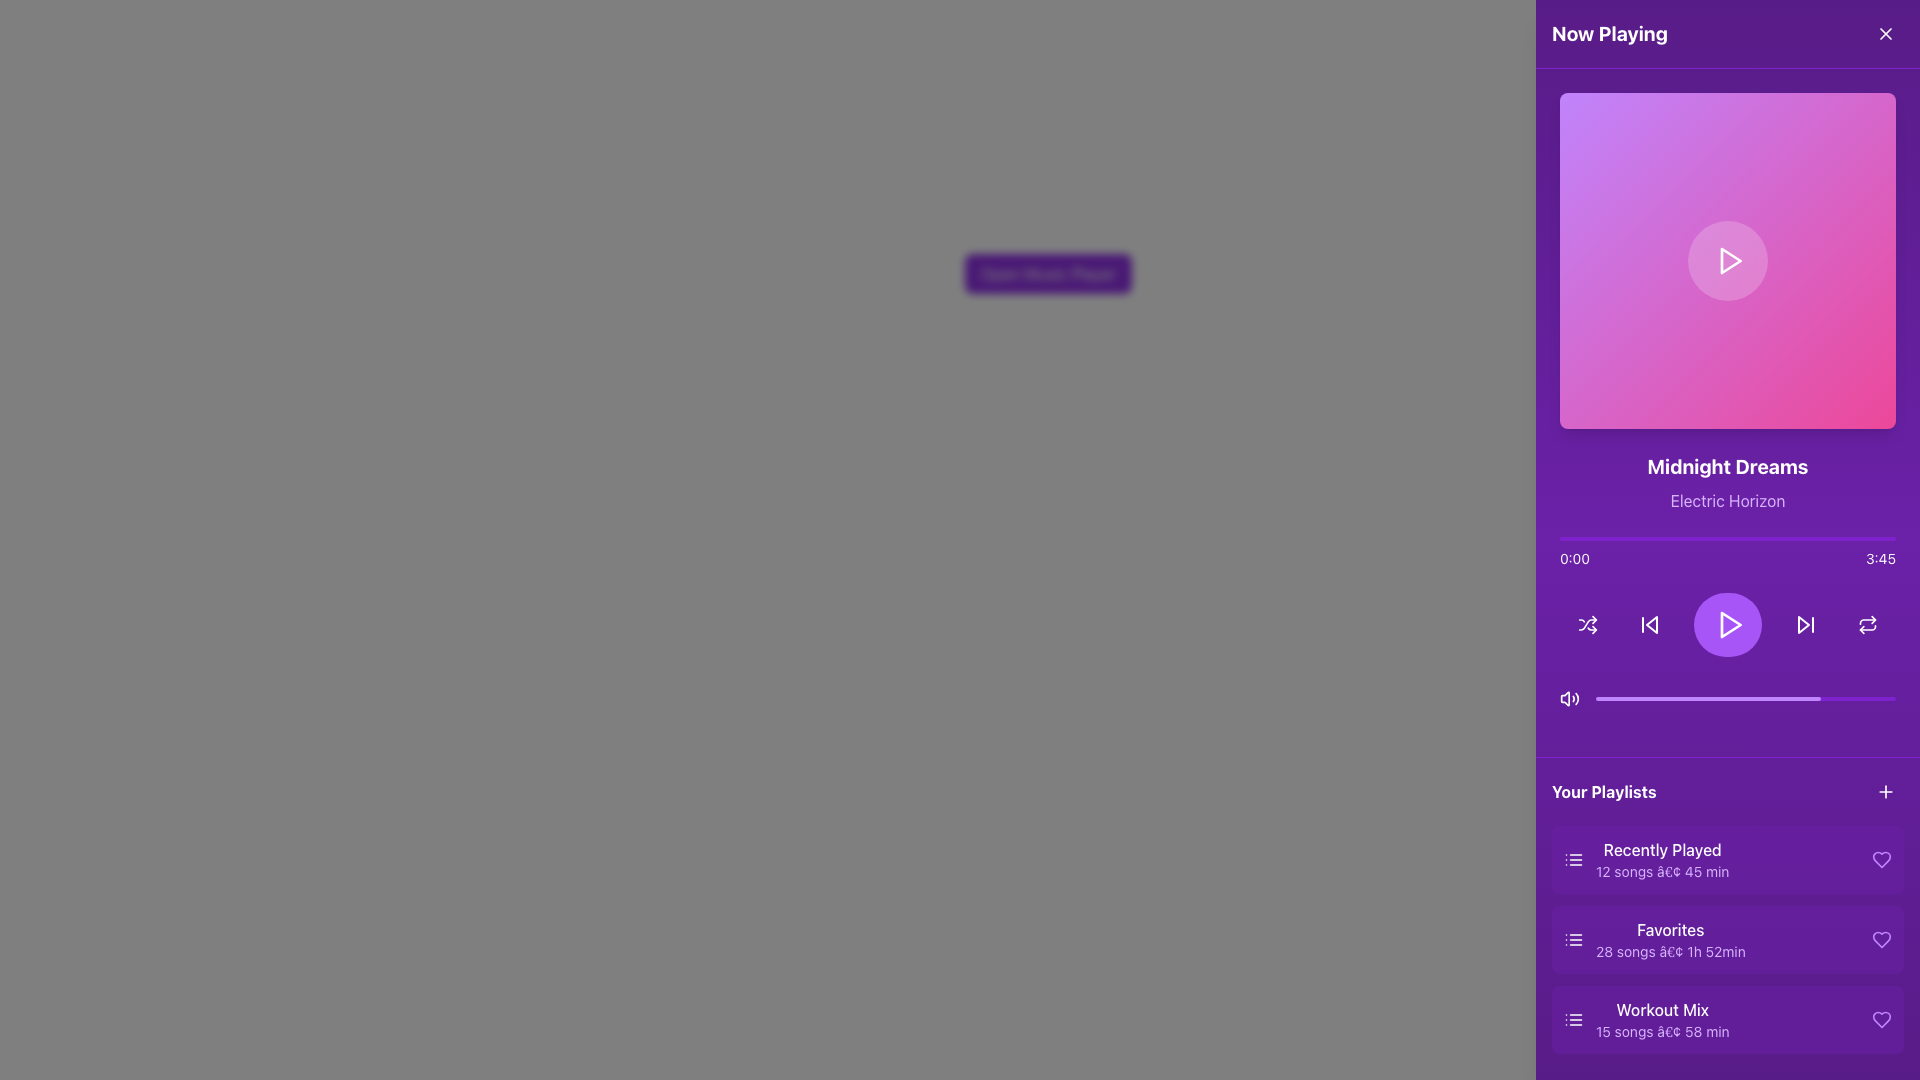 Image resolution: width=1920 pixels, height=1080 pixels. I want to click on the volume, so click(1597, 697).